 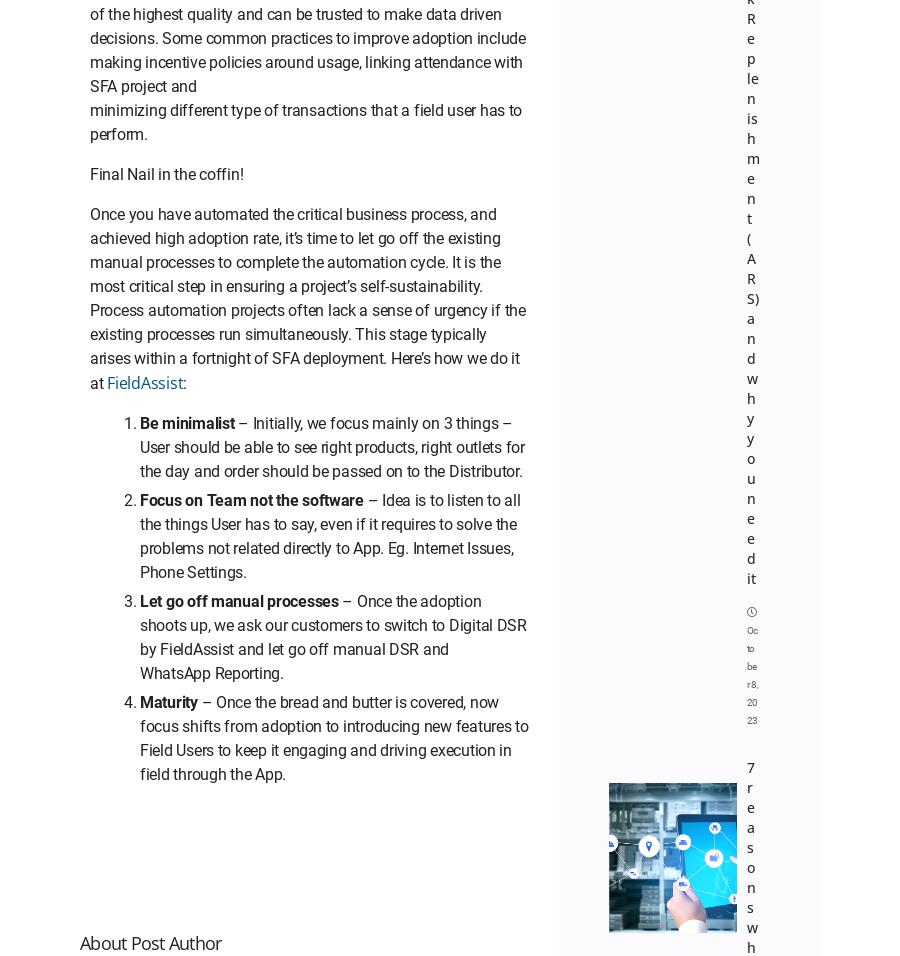 I want to click on 'Blogs', so click(x=781, y=12).